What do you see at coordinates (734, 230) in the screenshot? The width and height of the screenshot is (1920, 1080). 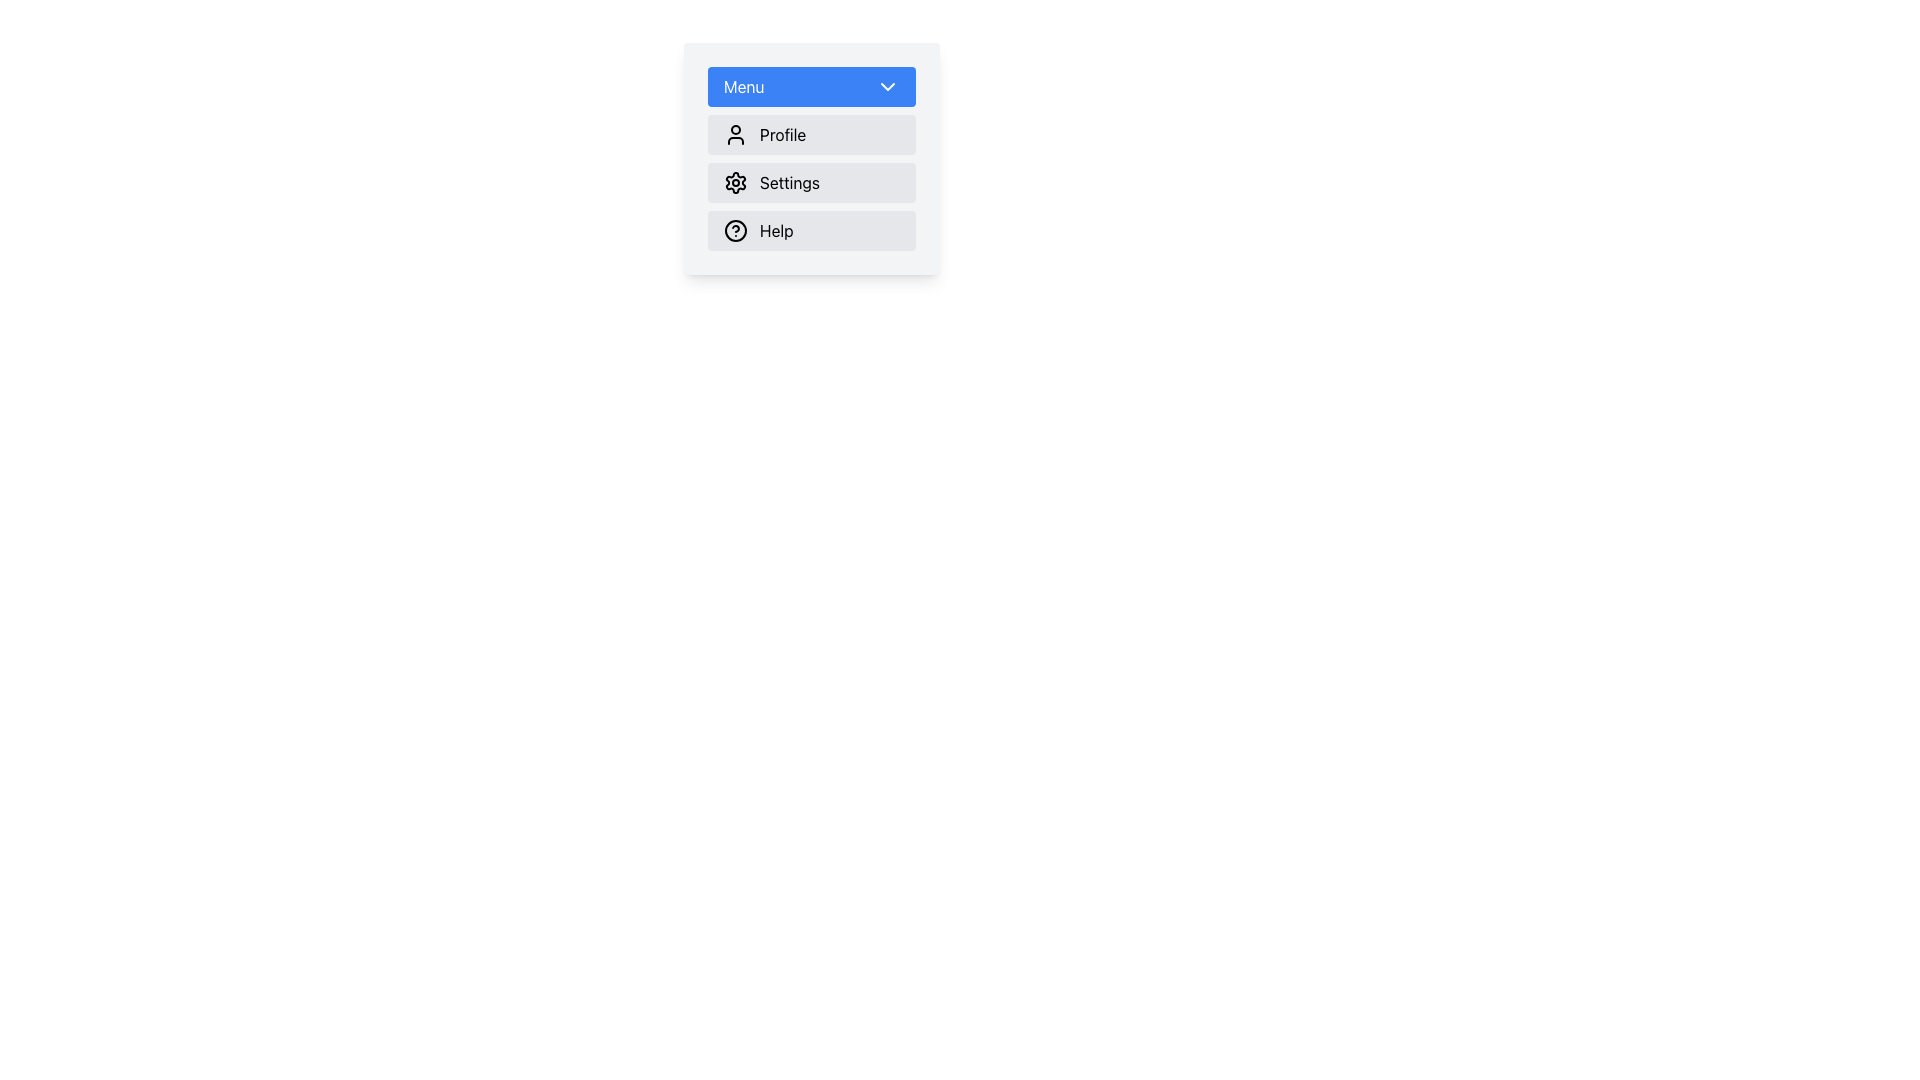 I see `the SVG Circle element that represents the decorative part of the help icon, which is the last item in the vertical stack of menu options` at bounding box center [734, 230].